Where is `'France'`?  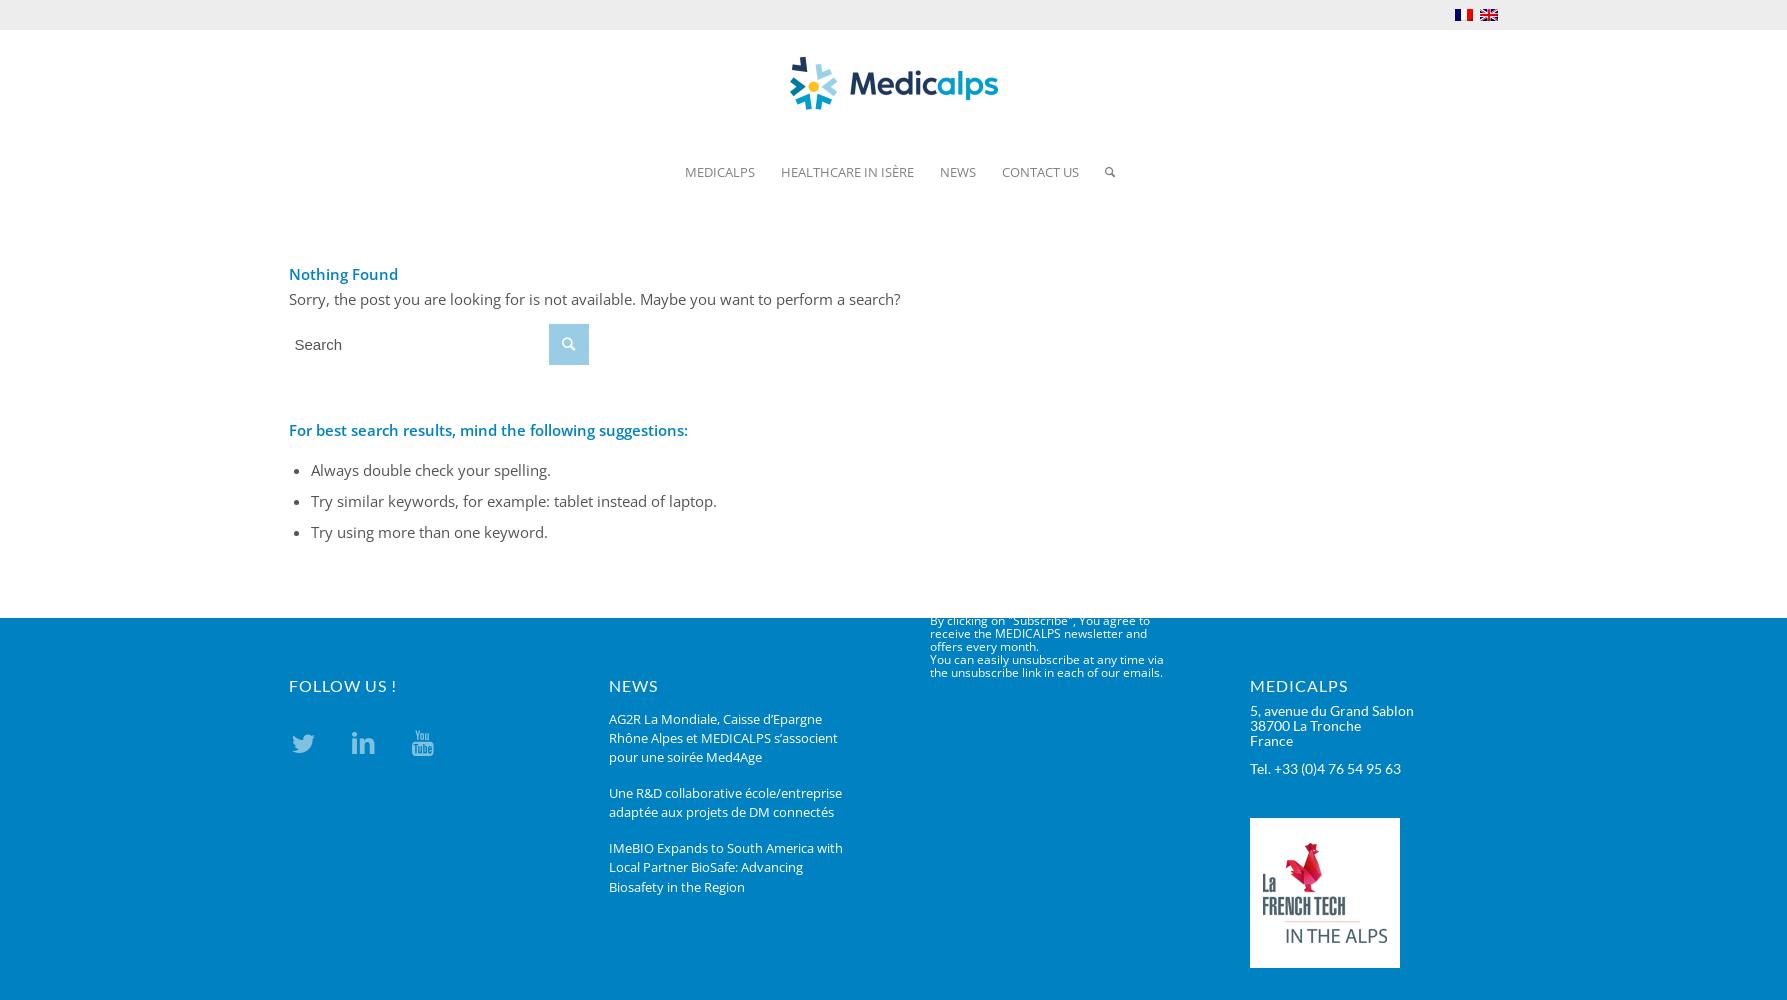
'France' is located at coordinates (1270, 739).